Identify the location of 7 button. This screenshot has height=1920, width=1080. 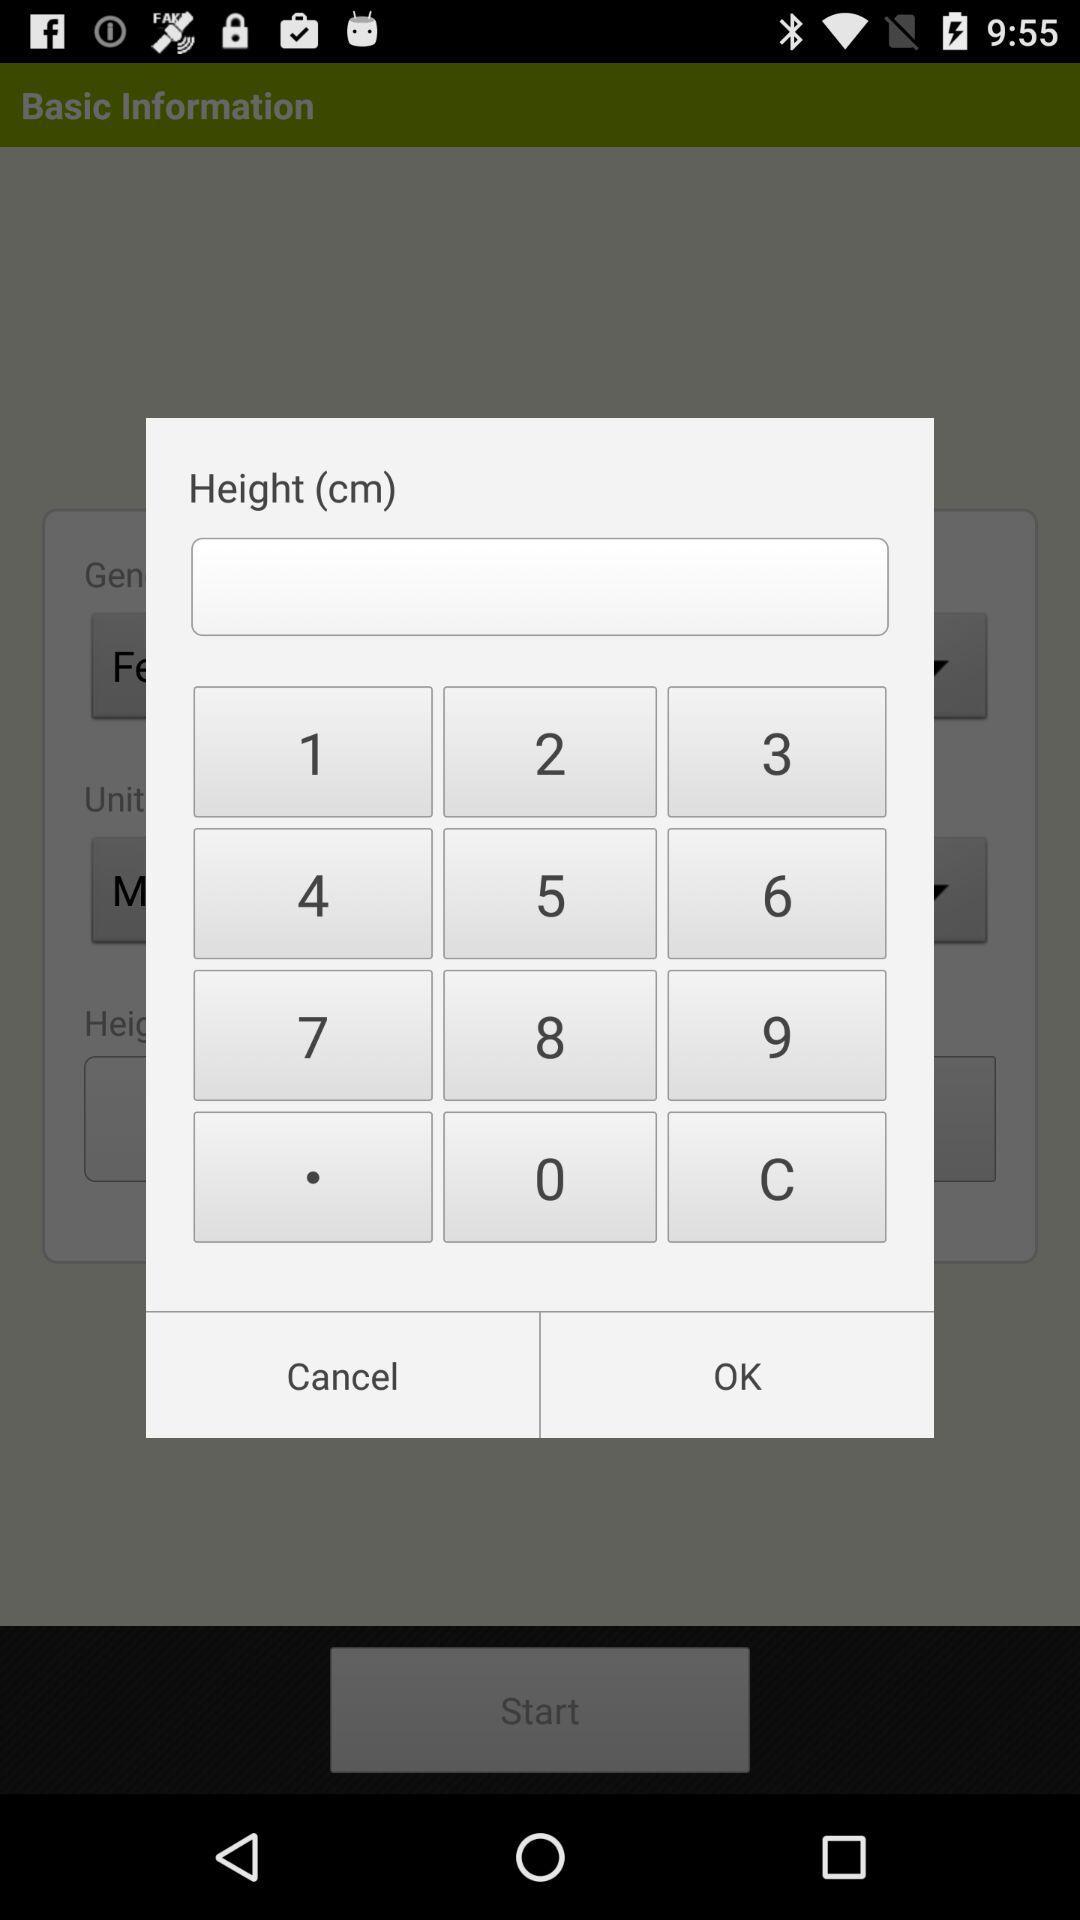
(313, 1035).